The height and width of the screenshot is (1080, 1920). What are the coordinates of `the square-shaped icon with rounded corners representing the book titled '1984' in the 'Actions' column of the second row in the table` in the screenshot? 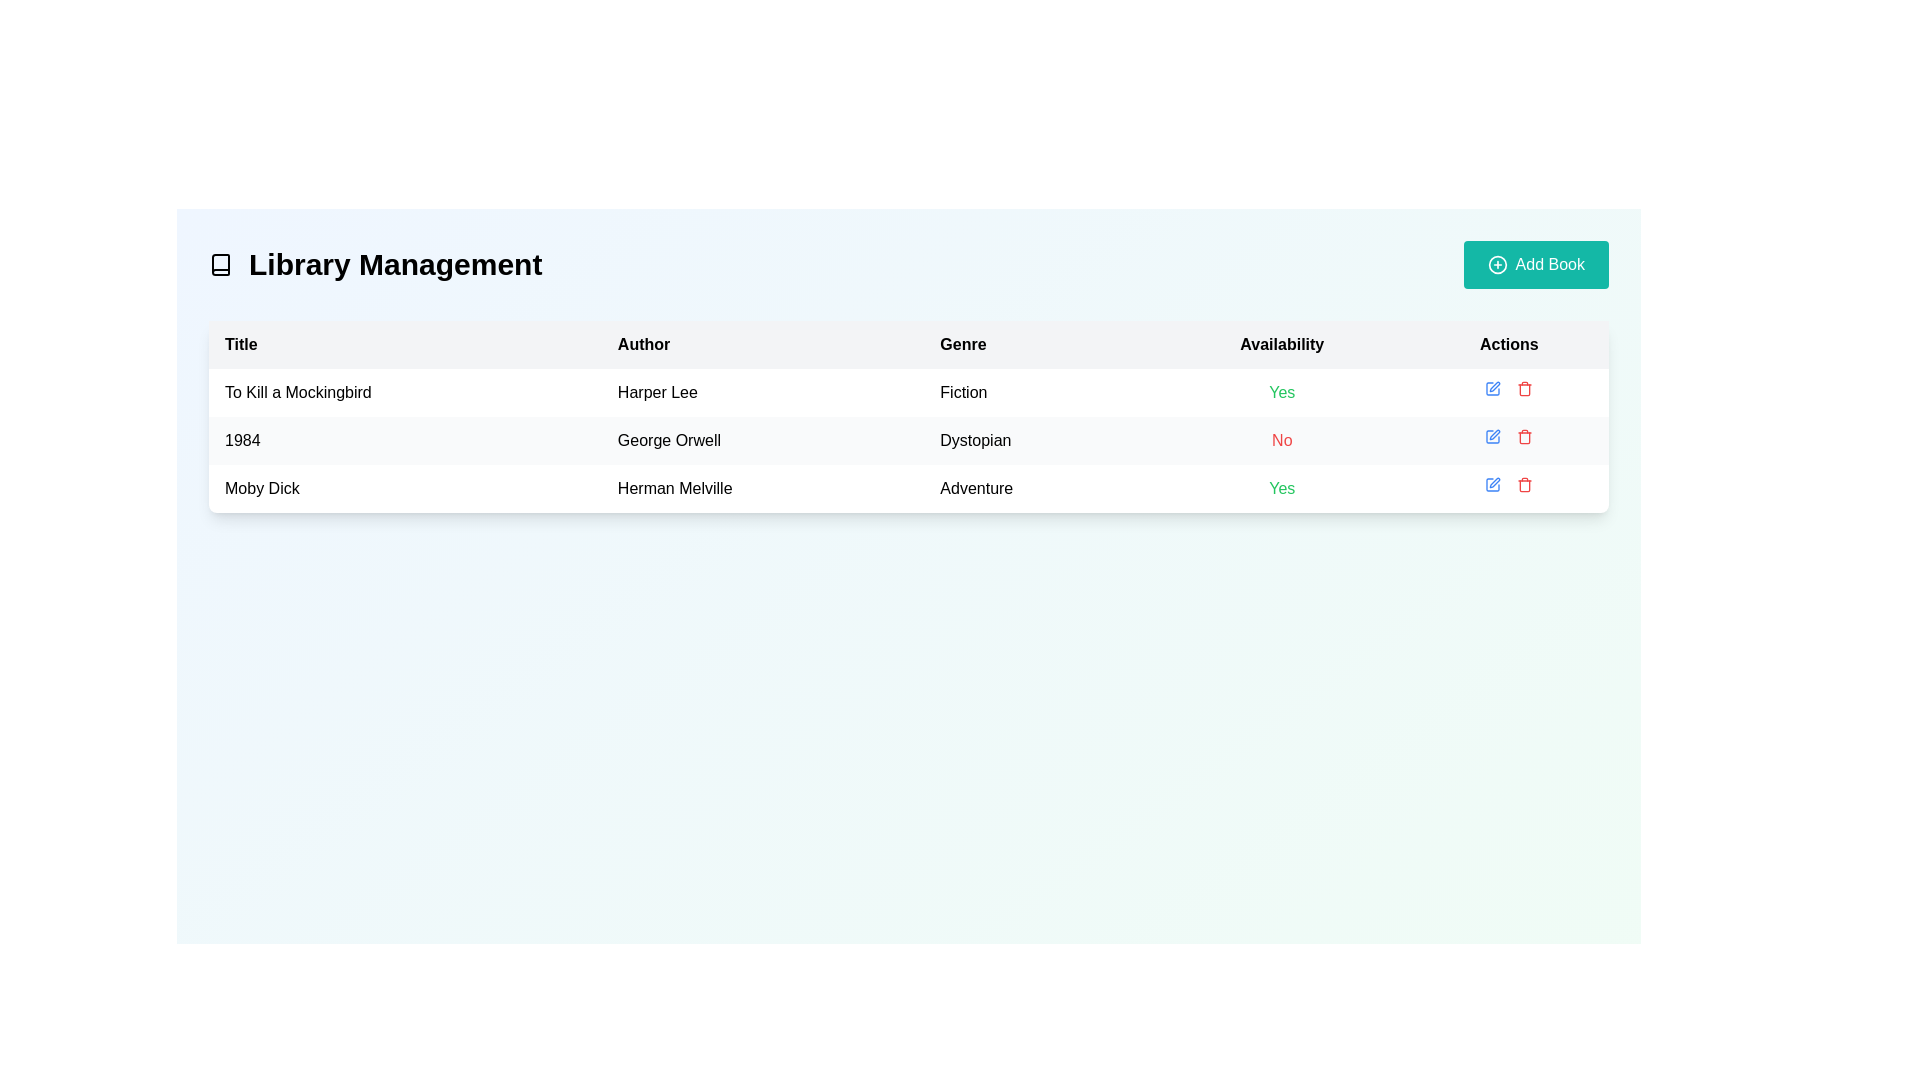 It's located at (1493, 435).